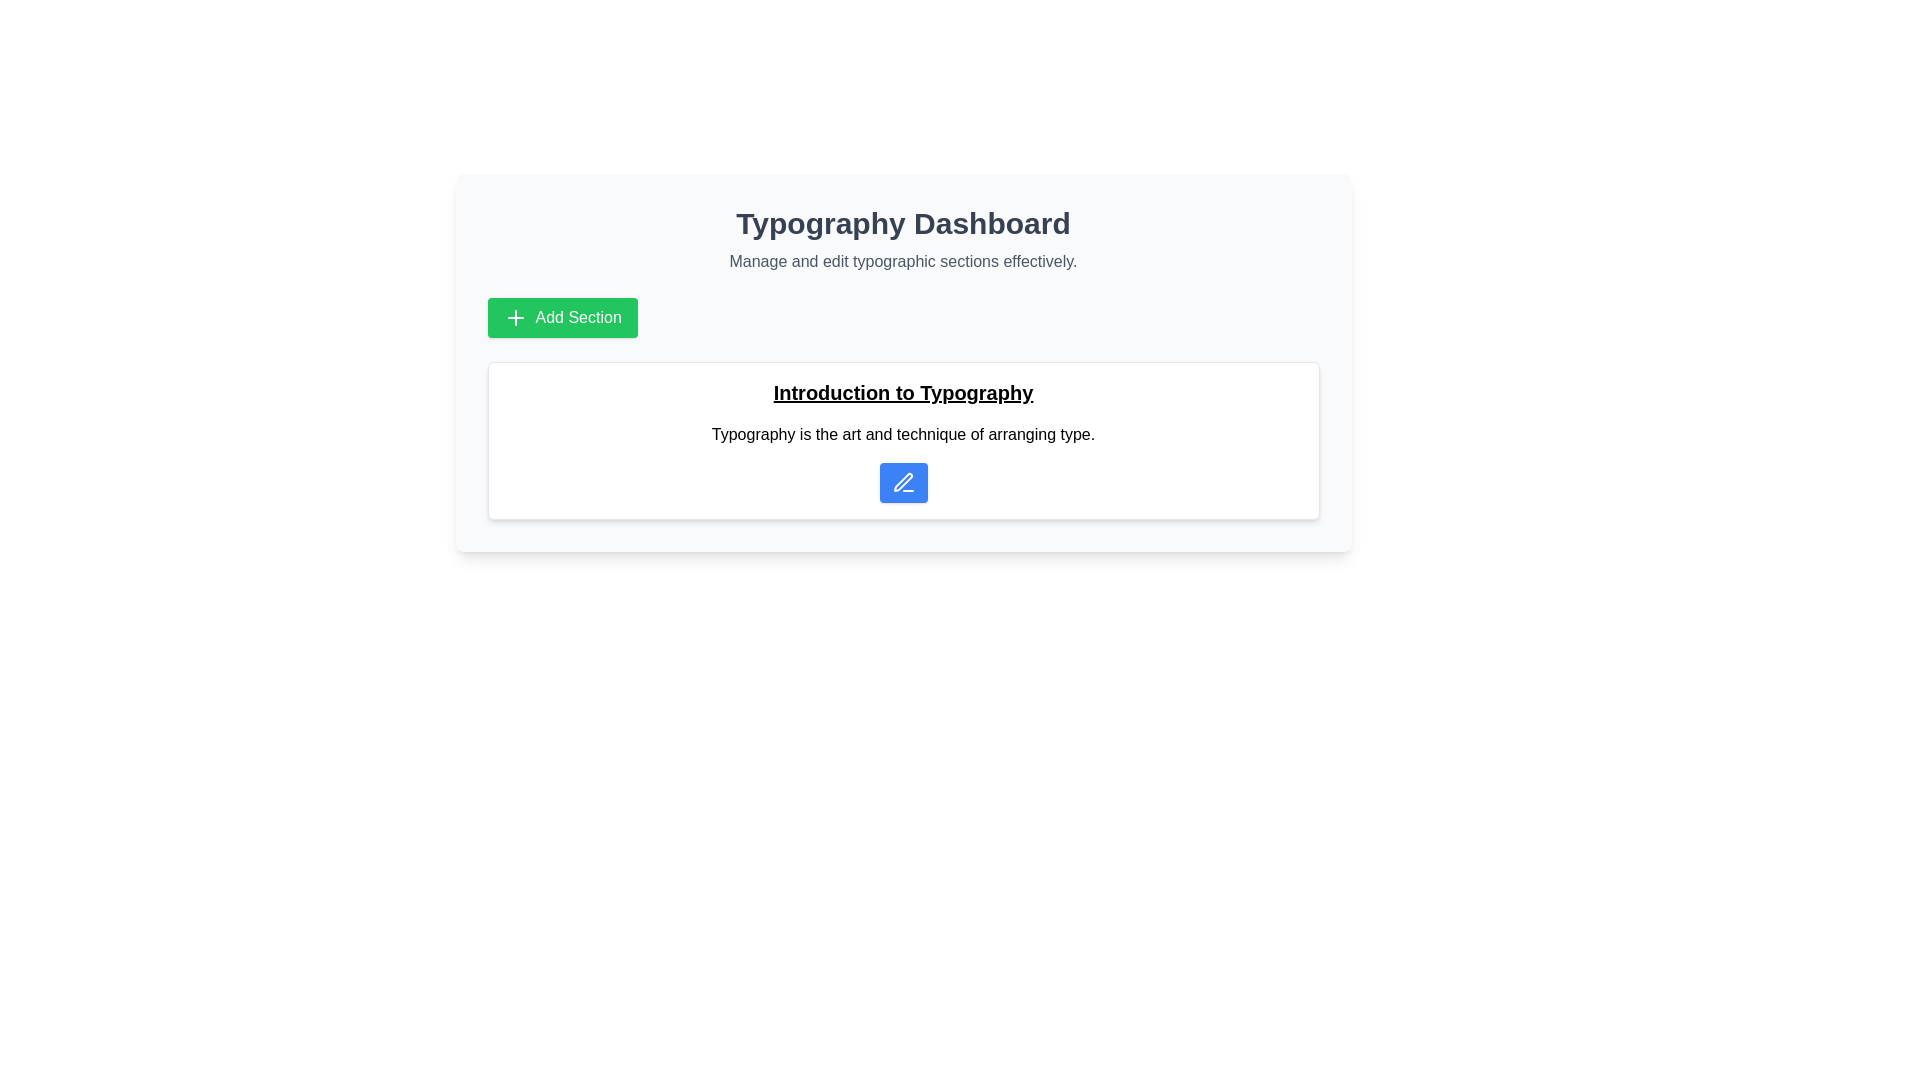  Describe the element at coordinates (902, 439) in the screenshot. I see `title and description from the Card component embedded within the 'Typography Dashboard', which is located below the 'Add Section' button` at that location.